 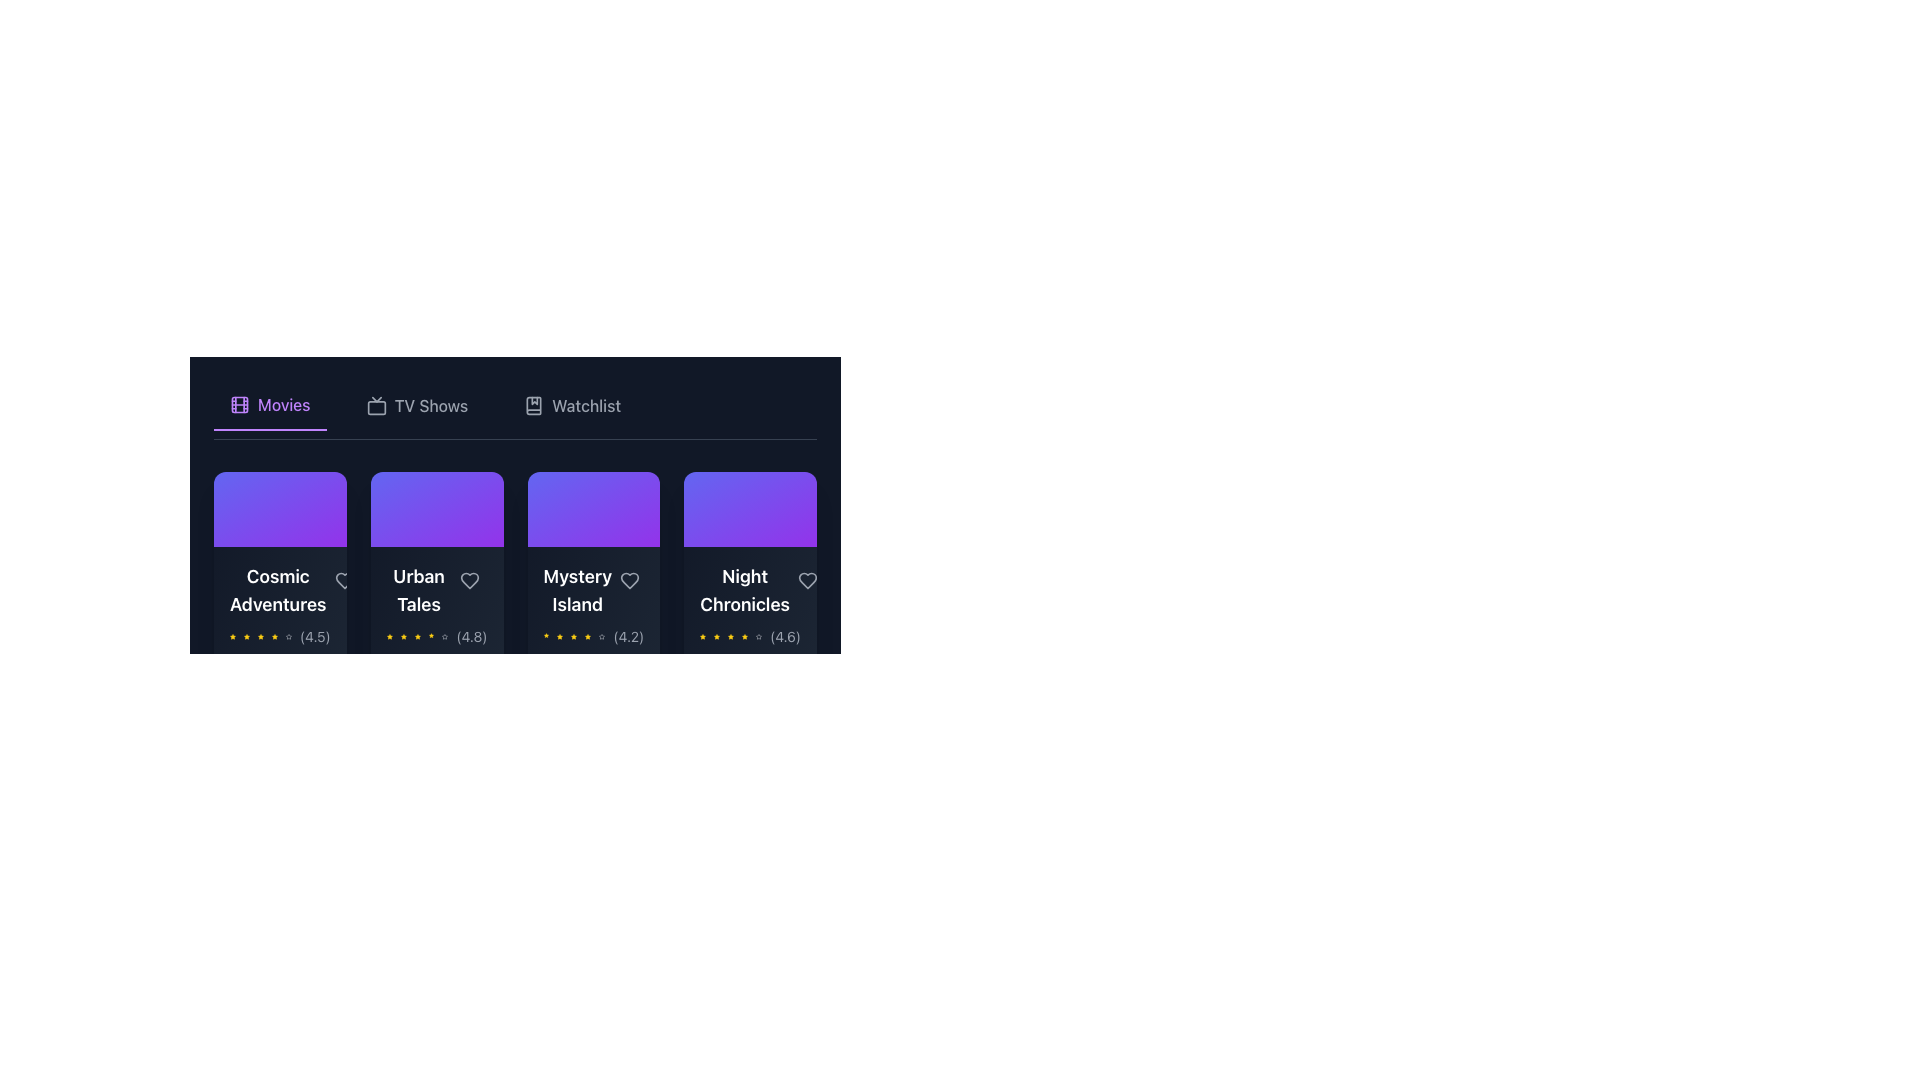 What do you see at coordinates (571, 405) in the screenshot?
I see `the 'Watchlist' button, which is the third button in a set of three navigation tabs located at the upper region of the interface` at bounding box center [571, 405].